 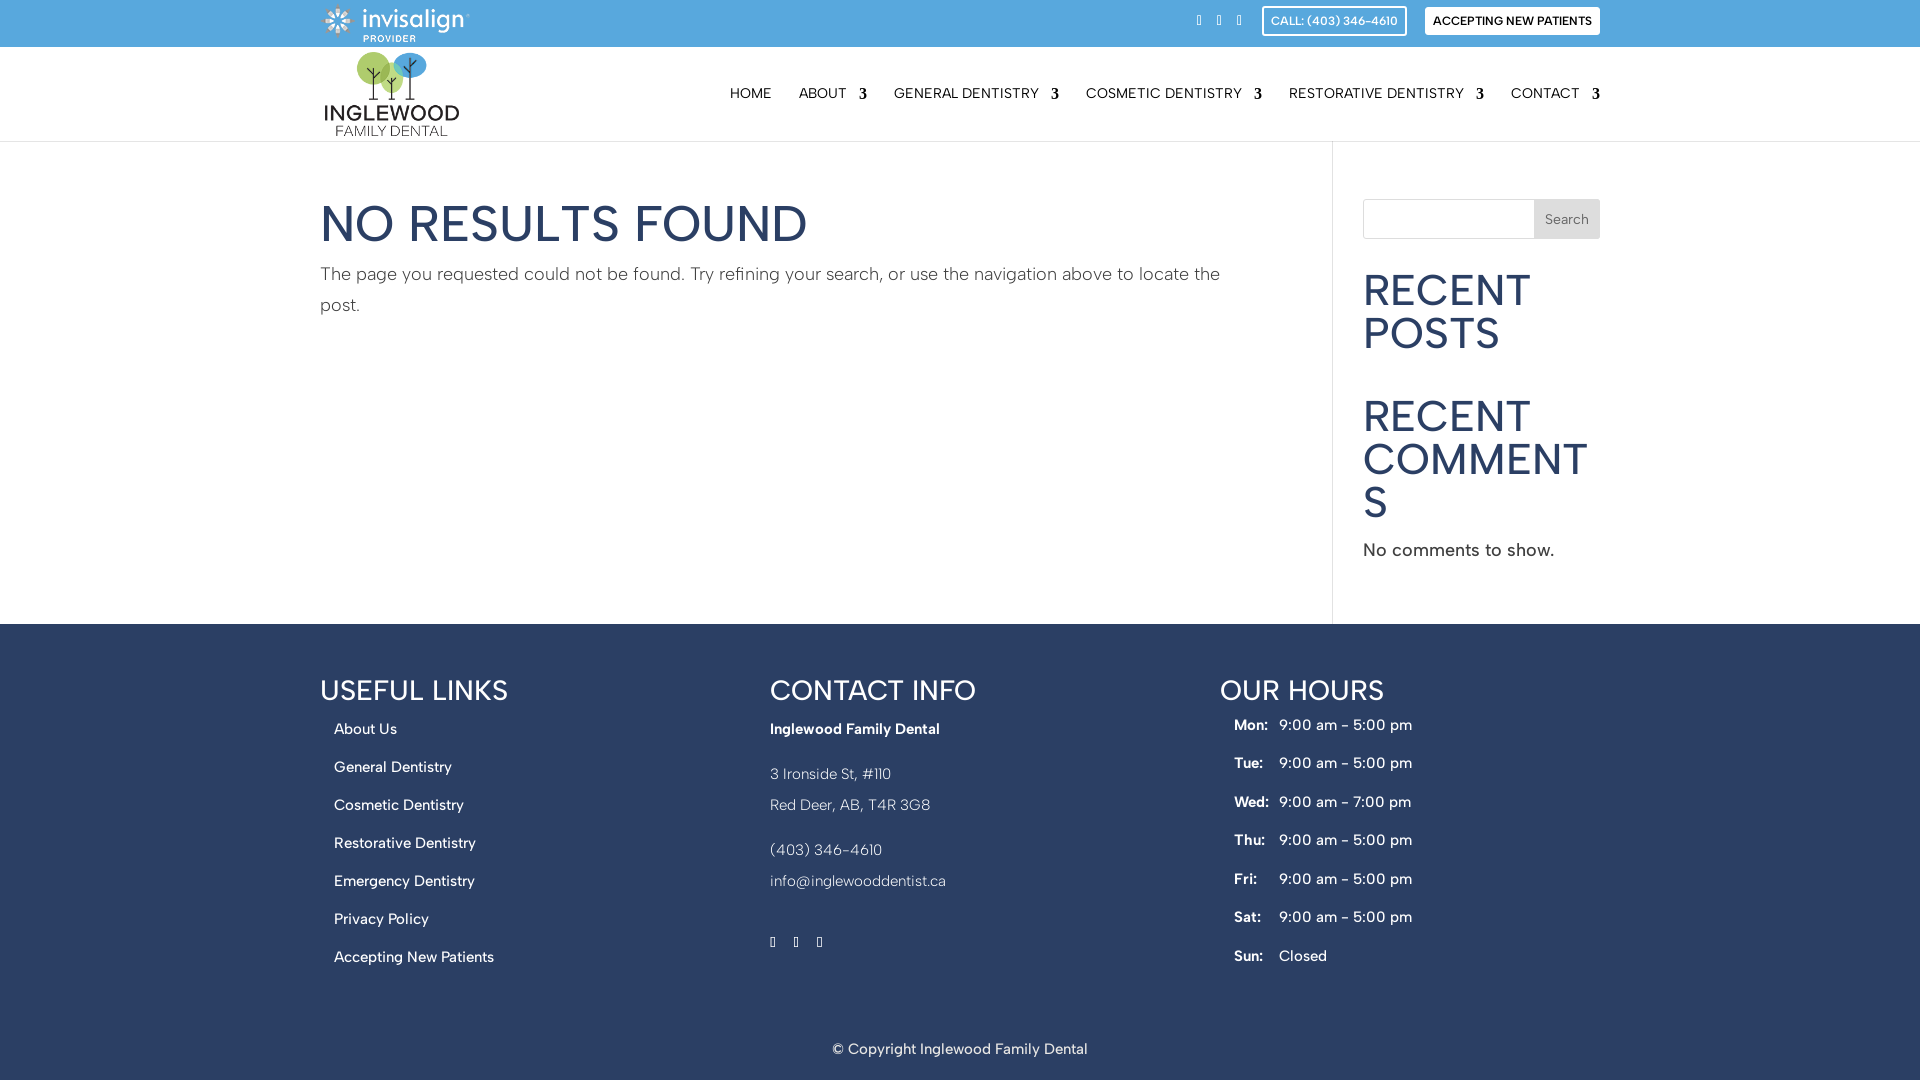 What do you see at coordinates (858, 879) in the screenshot?
I see `'info@inglewooddentist.ca'` at bounding box center [858, 879].